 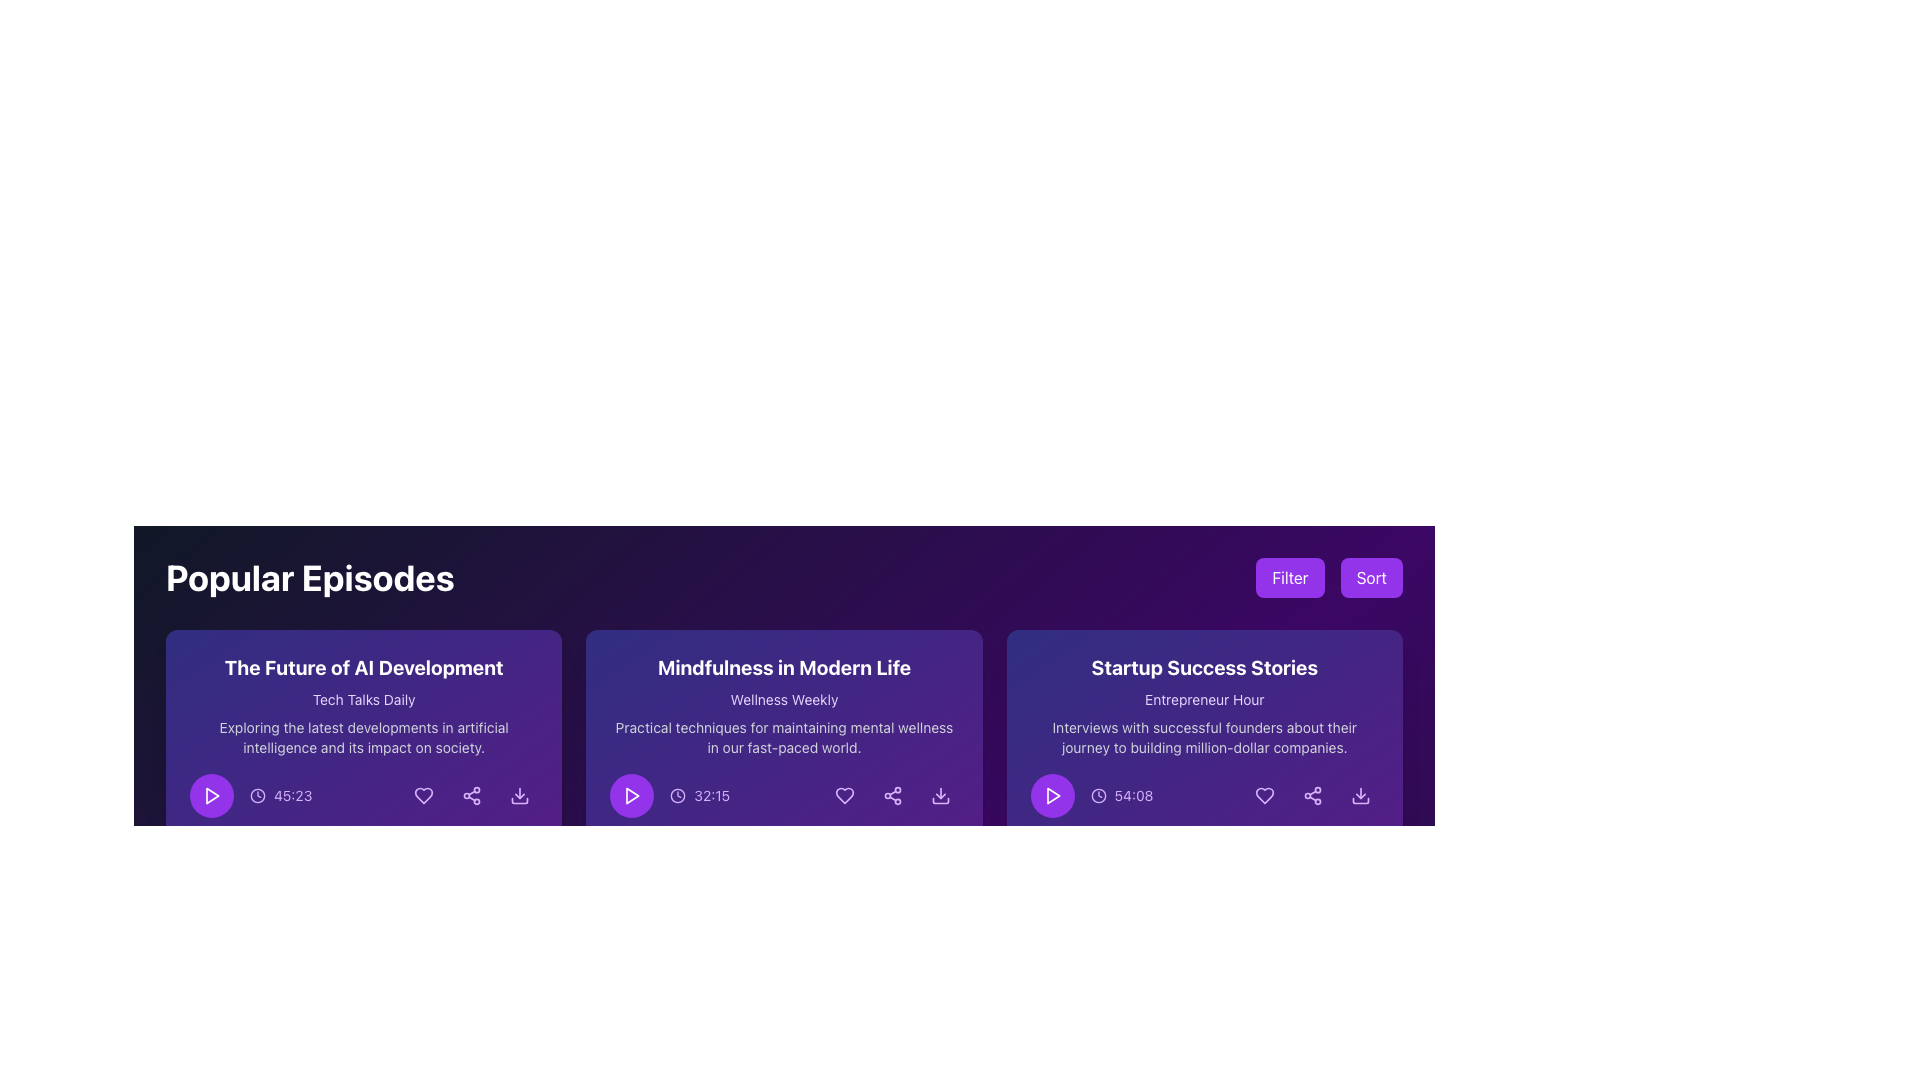 What do you see at coordinates (1264, 794) in the screenshot?
I see `the heart-shaped icon button within the 'Startup Success Stories' card` at bounding box center [1264, 794].